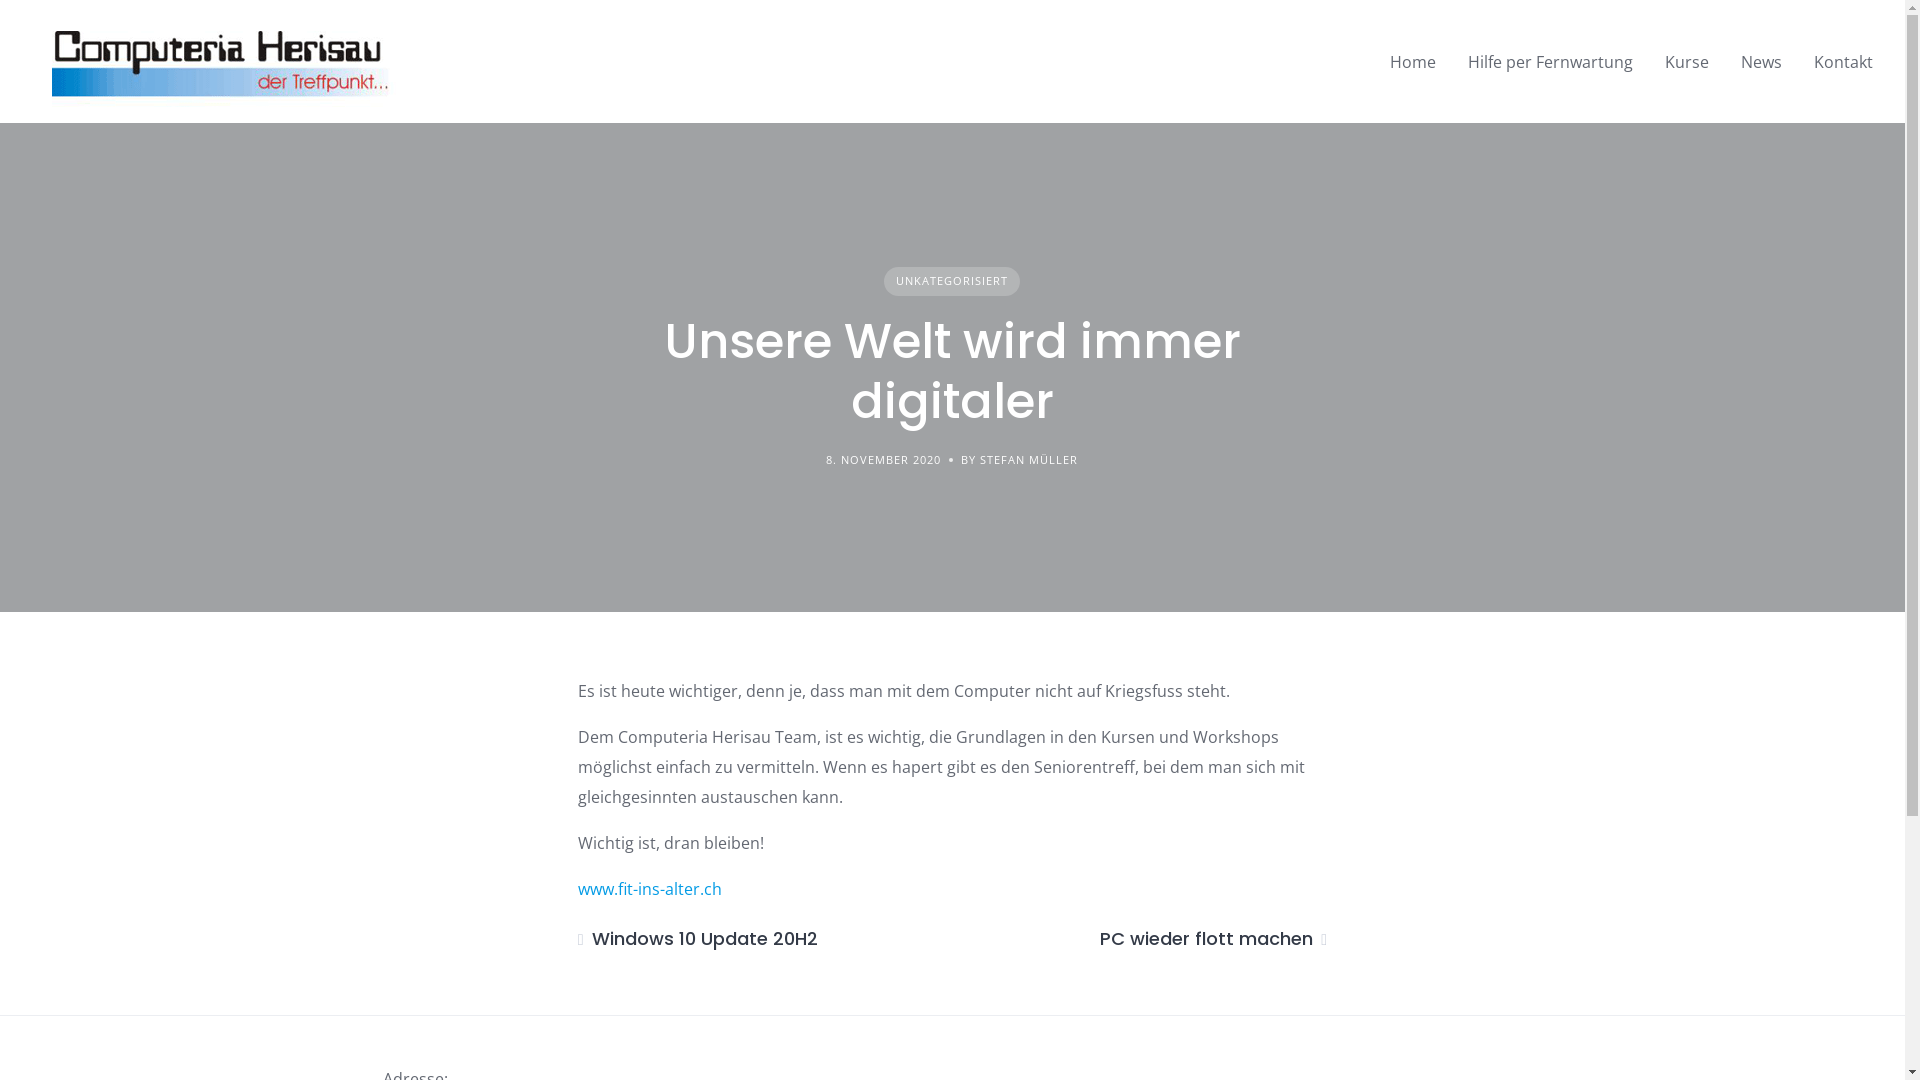 Image resolution: width=1920 pixels, height=1080 pixels. I want to click on 'Kontakt', so click(1842, 60).